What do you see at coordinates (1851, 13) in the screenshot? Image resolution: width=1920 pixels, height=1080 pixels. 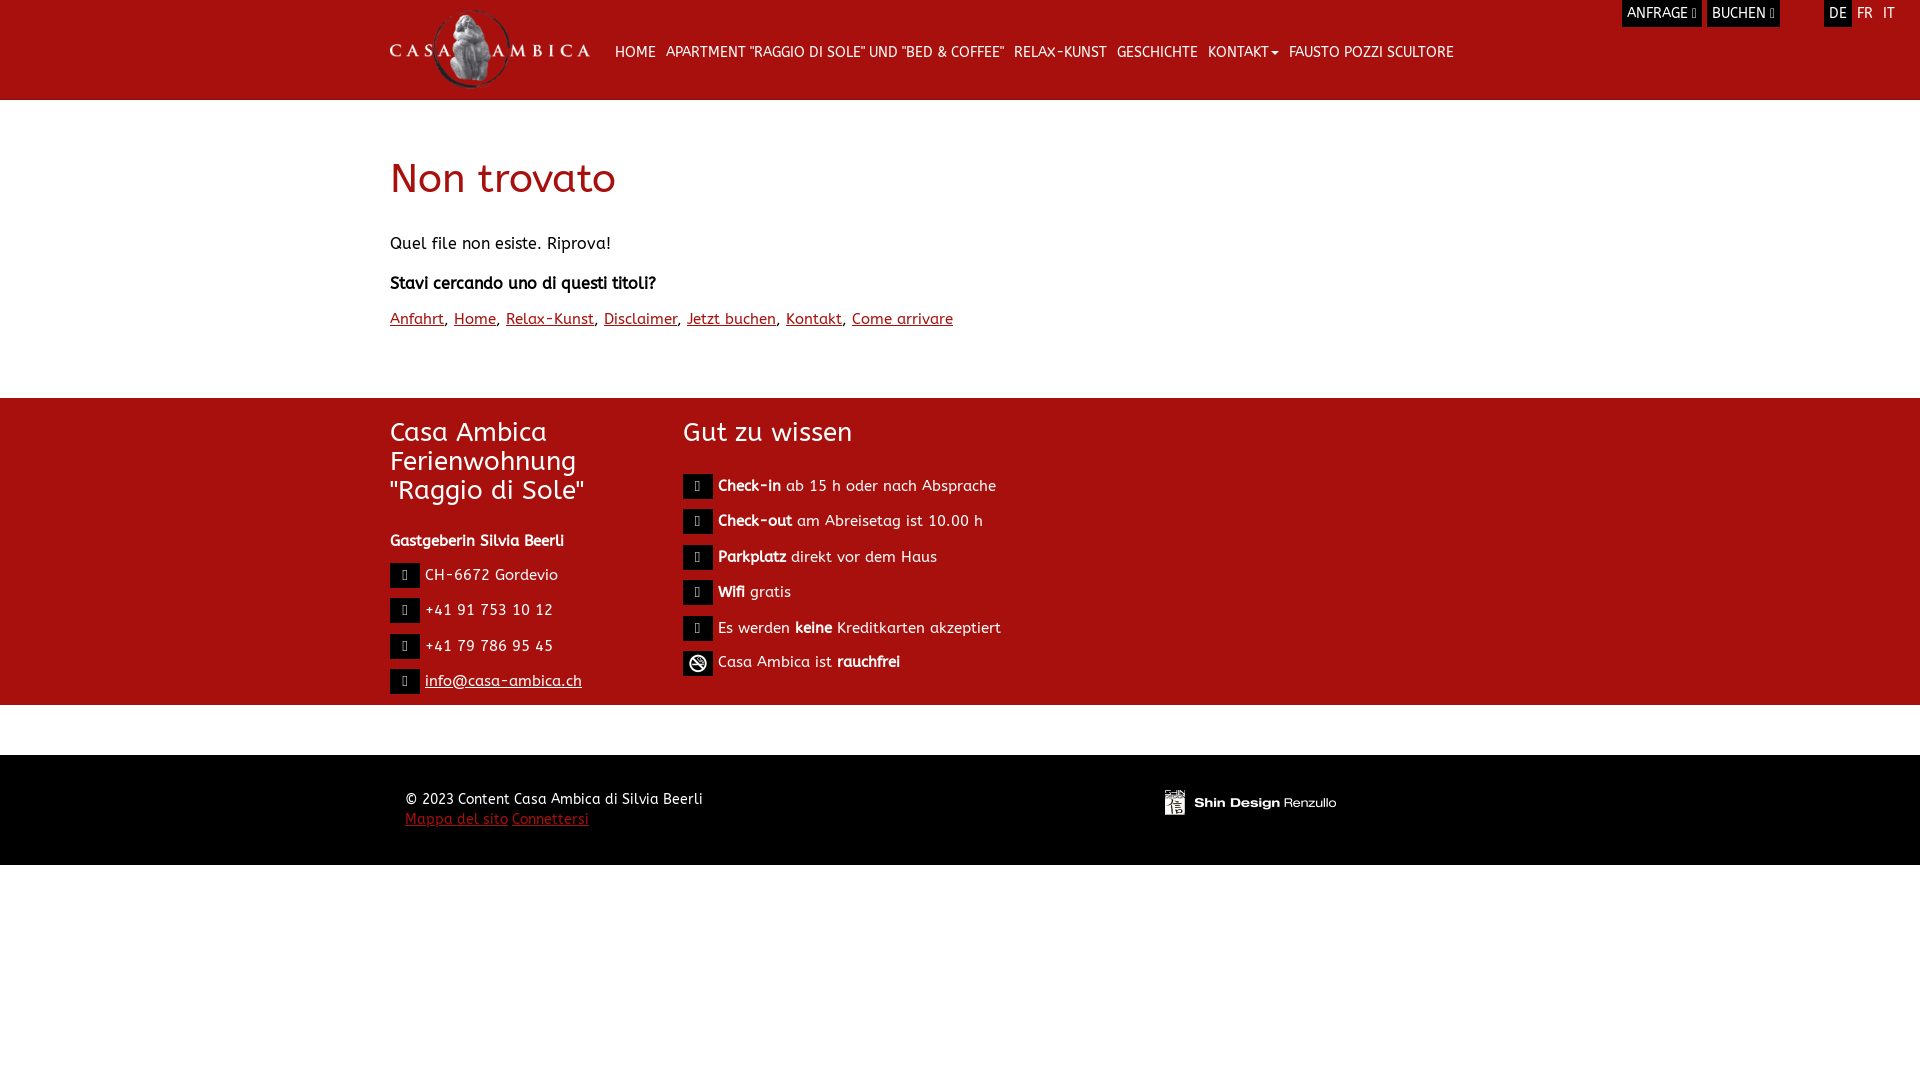 I see `'FR'` at bounding box center [1851, 13].